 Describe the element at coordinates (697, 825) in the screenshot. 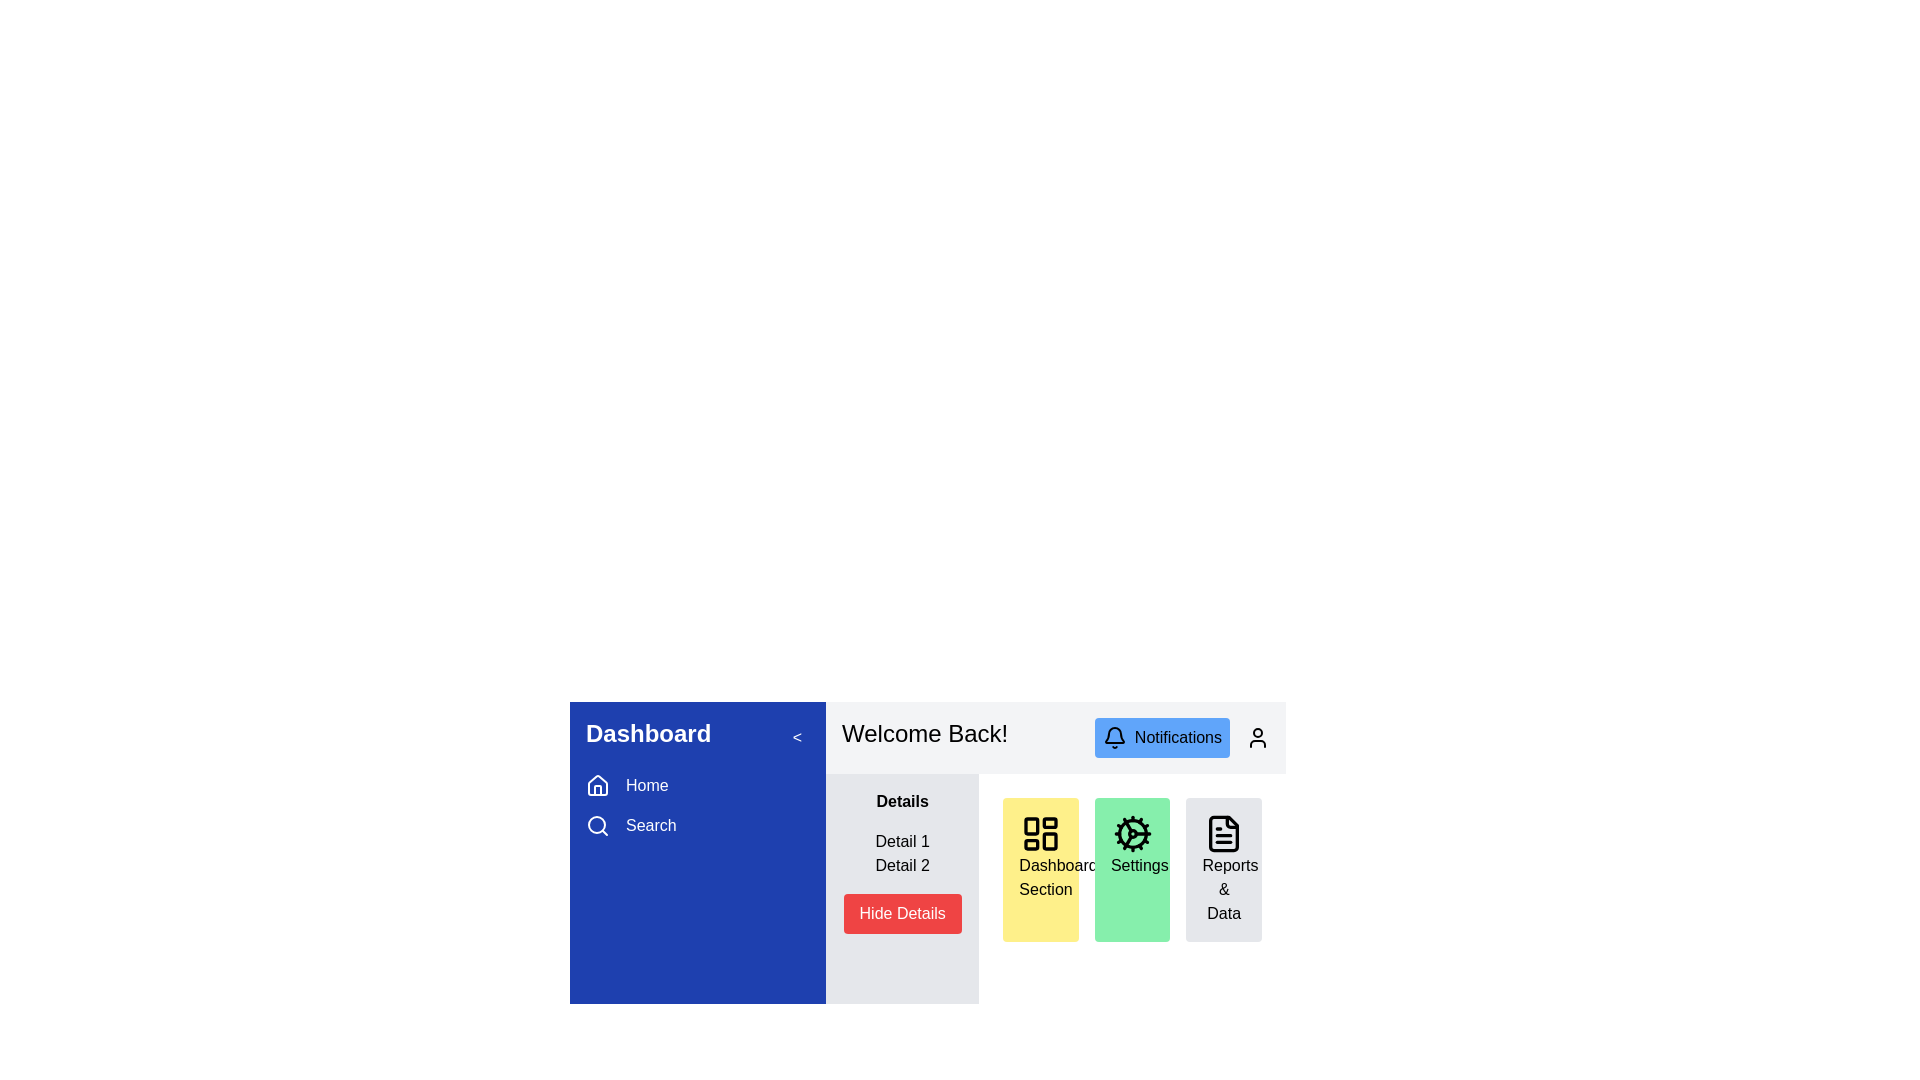

I see `the Navigation button located in the left-side blue navigation bar, directly below the 'Home' labeled element` at that location.